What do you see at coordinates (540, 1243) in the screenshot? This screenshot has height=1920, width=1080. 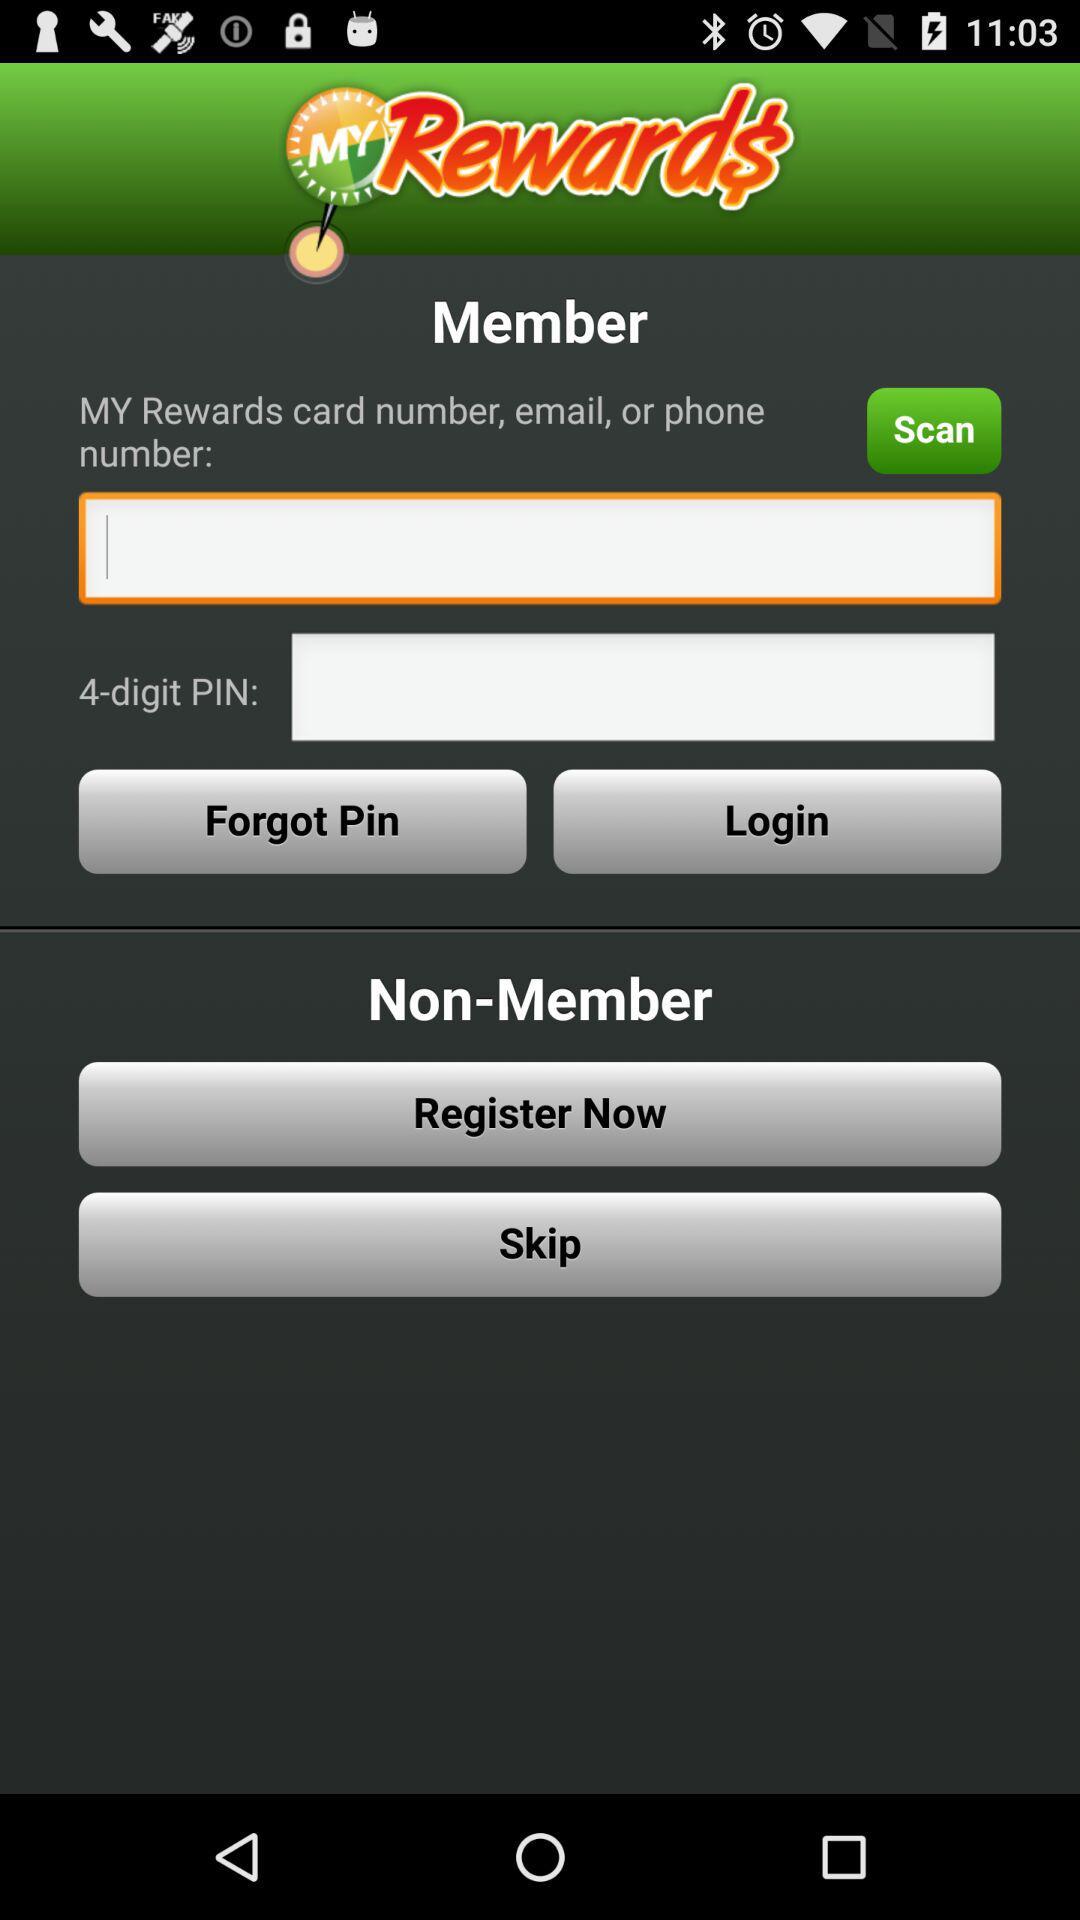 I see `the button below register now icon` at bounding box center [540, 1243].